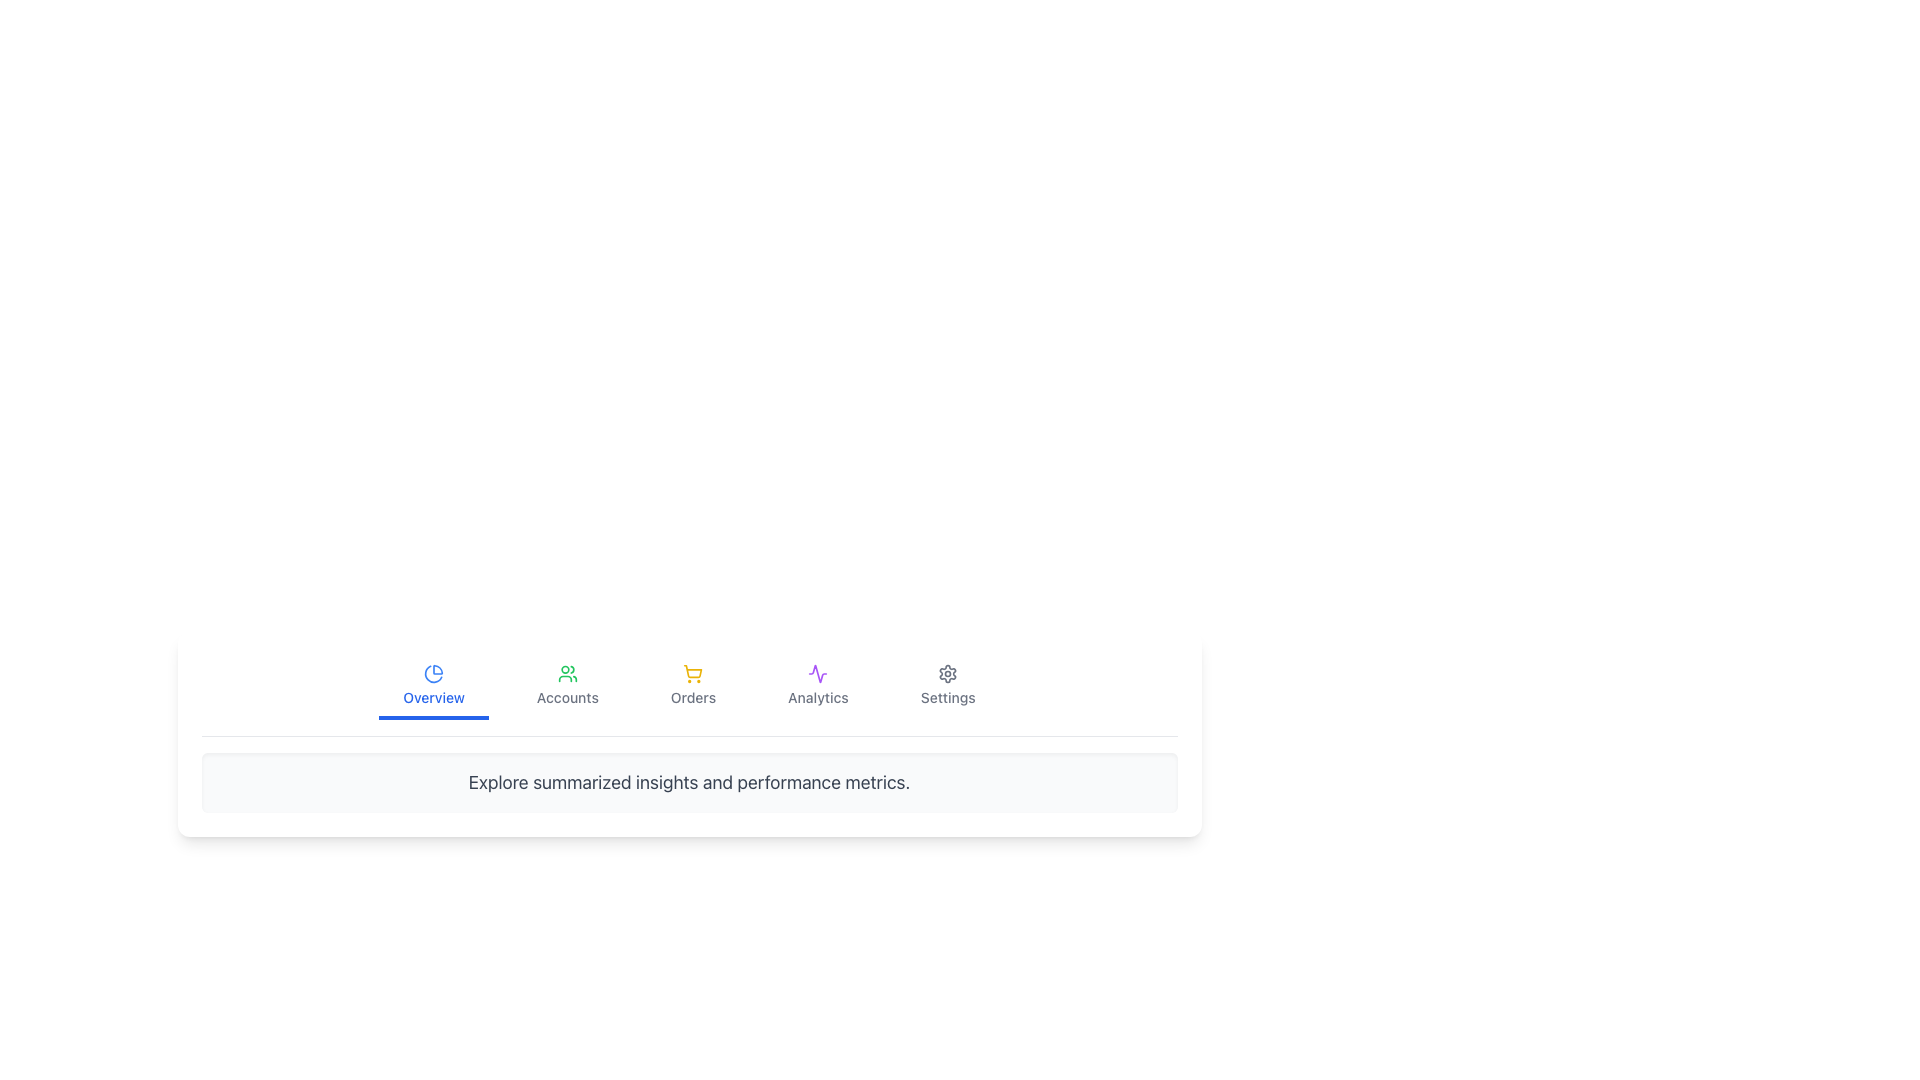 The height and width of the screenshot is (1080, 1920). I want to click on the text label indicating the 'Analytics' navigation icon, so click(818, 697).